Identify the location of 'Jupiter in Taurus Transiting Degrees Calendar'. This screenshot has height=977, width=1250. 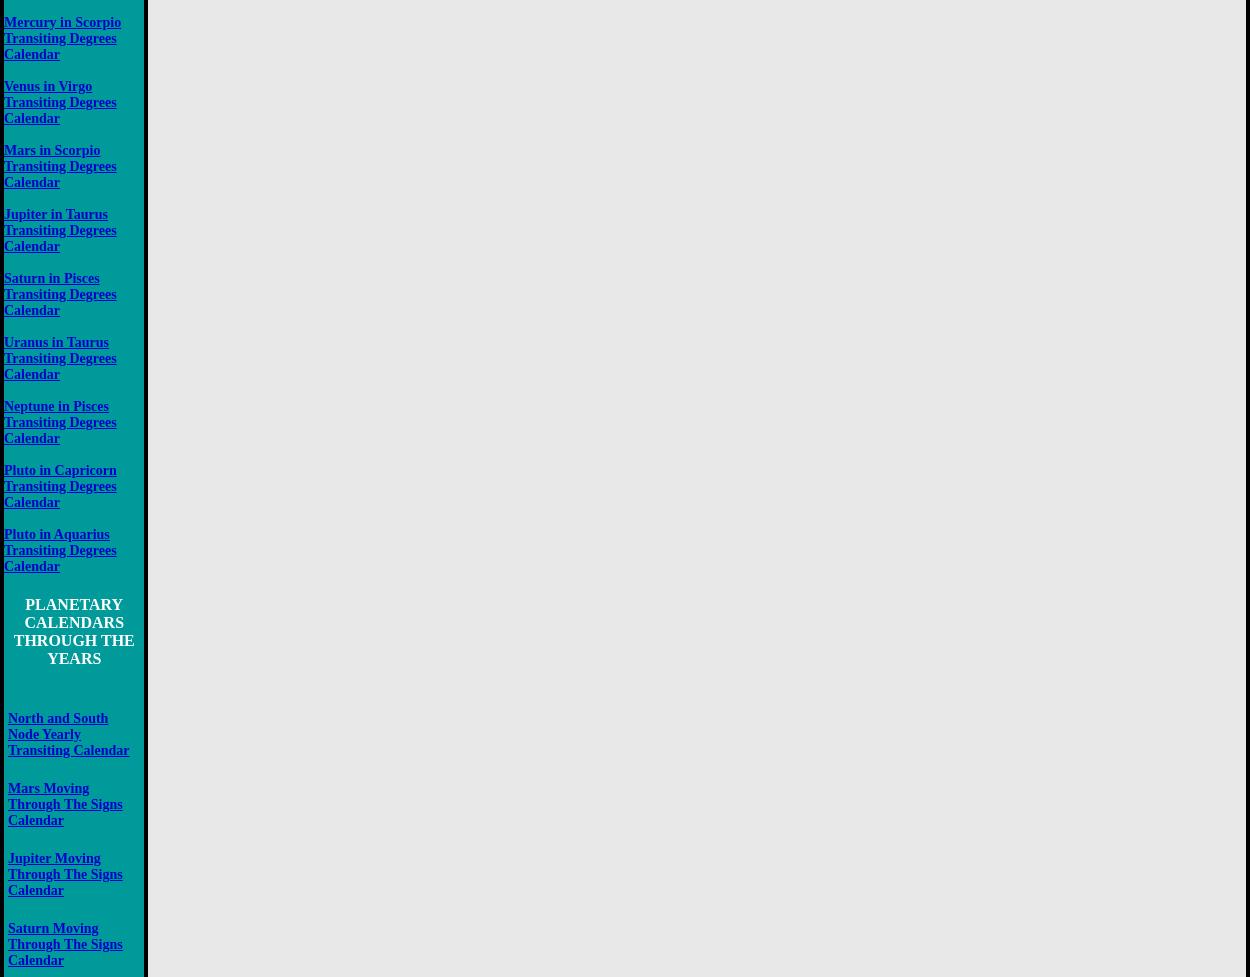
(60, 228).